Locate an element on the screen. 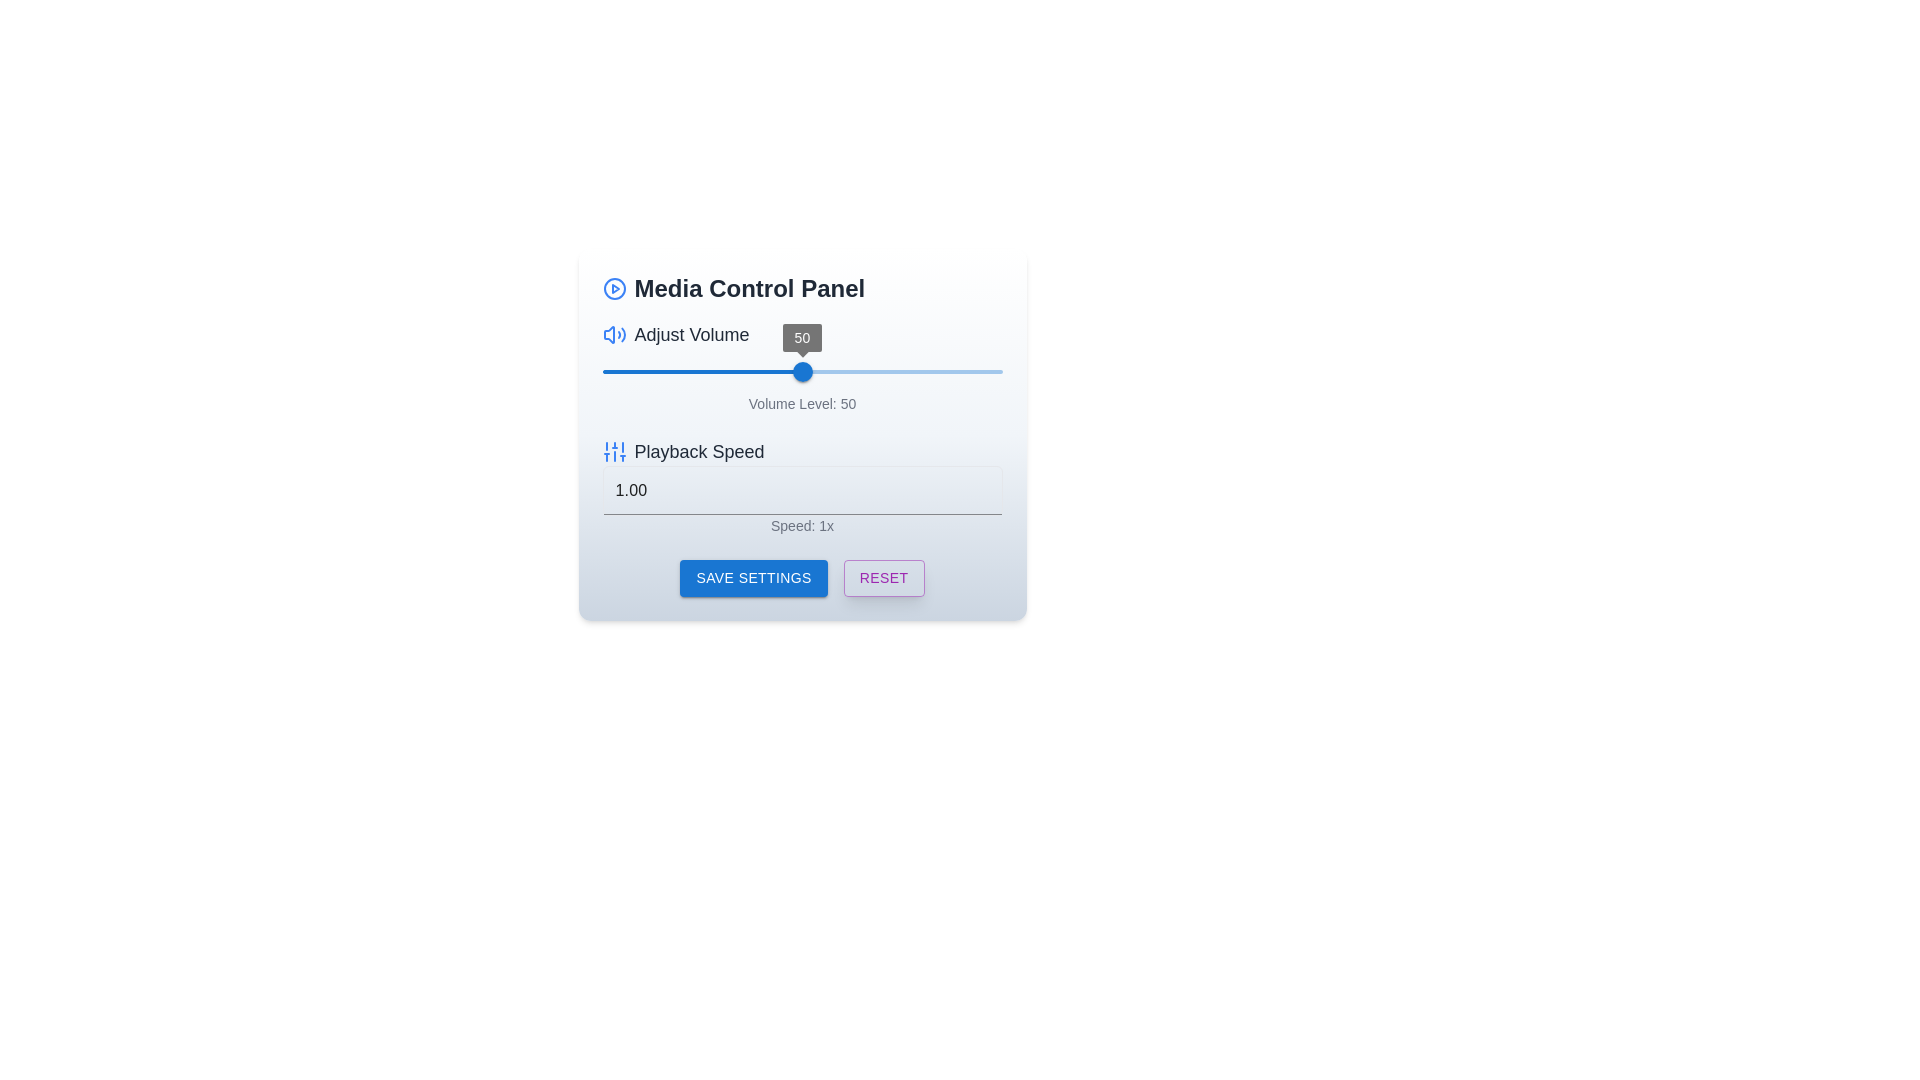 Image resolution: width=1920 pixels, height=1080 pixels. the horizontal slider control's track to adjust the volume level, which is displayed below the slider as 'Volume Level: 50' is located at coordinates (802, 371).